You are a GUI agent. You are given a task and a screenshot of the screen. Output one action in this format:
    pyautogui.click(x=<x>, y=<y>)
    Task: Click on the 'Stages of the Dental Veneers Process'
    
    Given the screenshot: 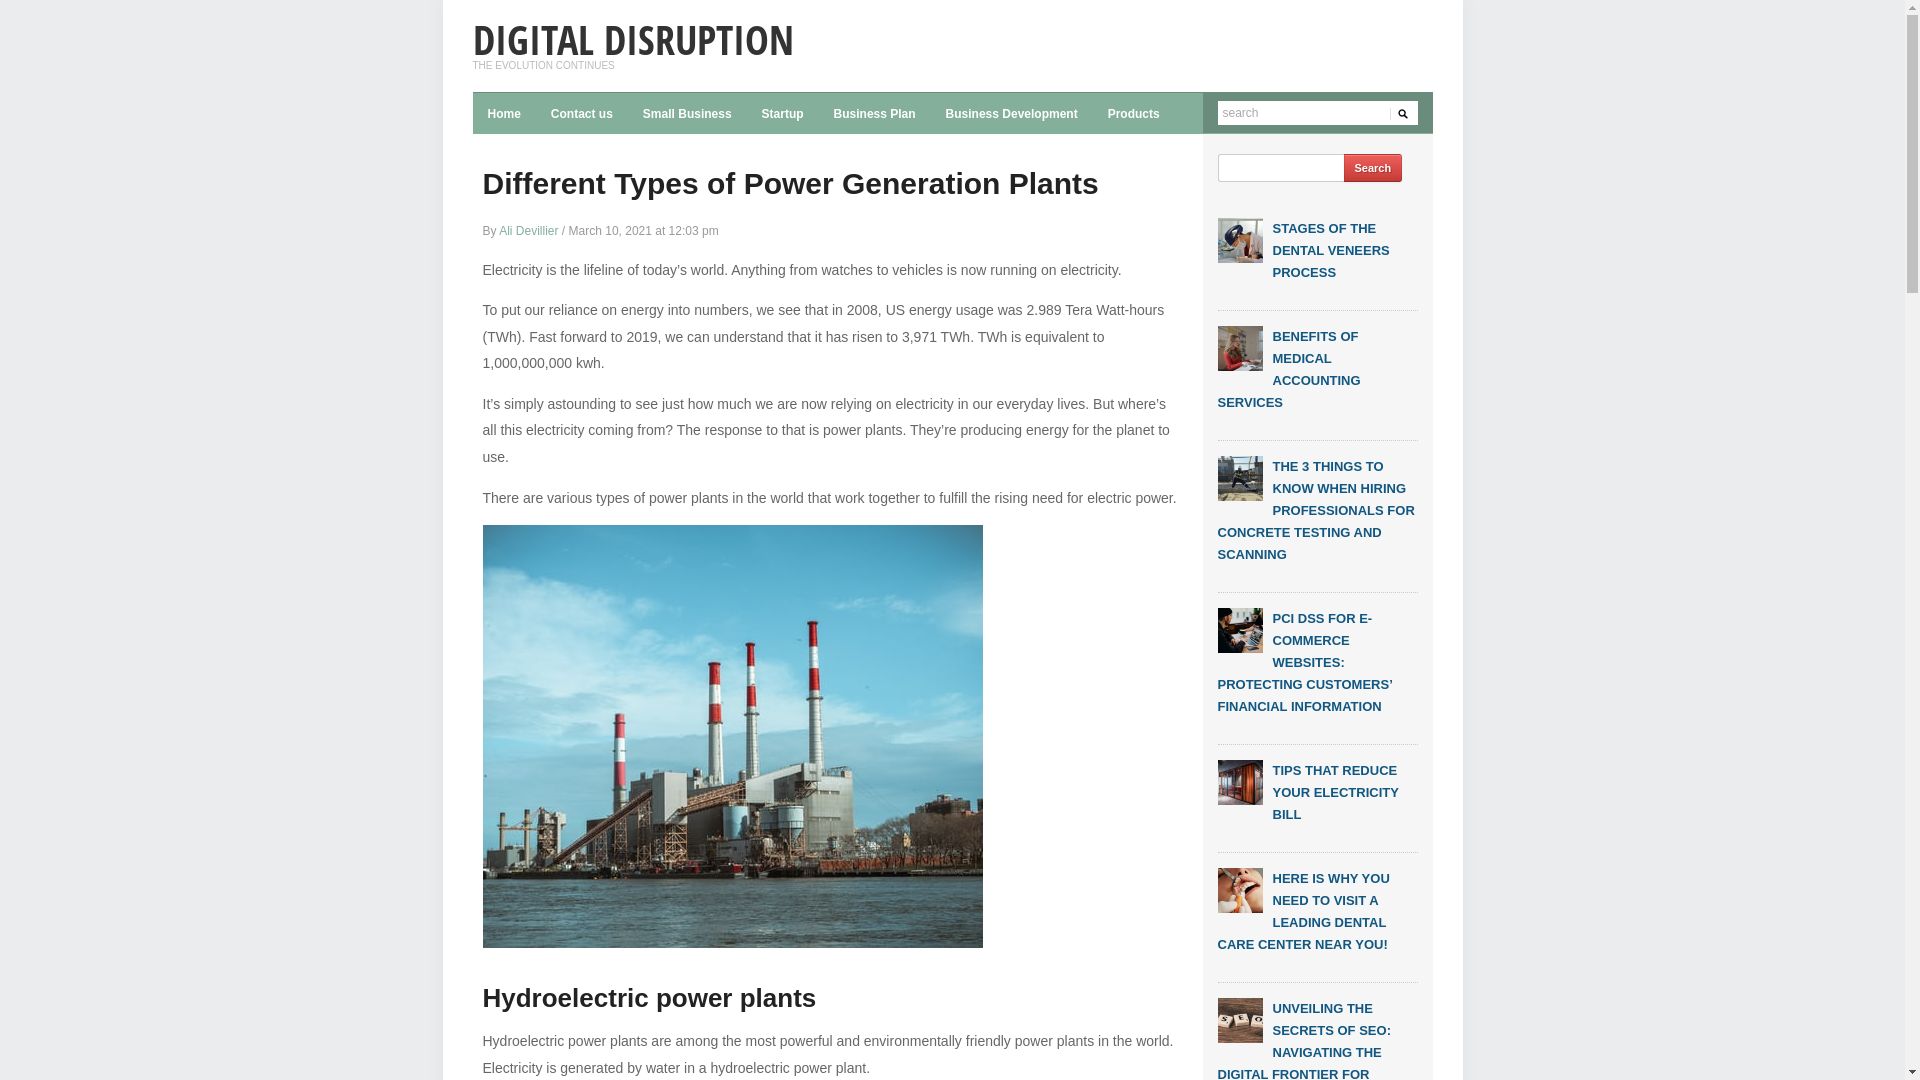 What is the action you would take?
    pyautogui.click(x=1239, y=238)
    